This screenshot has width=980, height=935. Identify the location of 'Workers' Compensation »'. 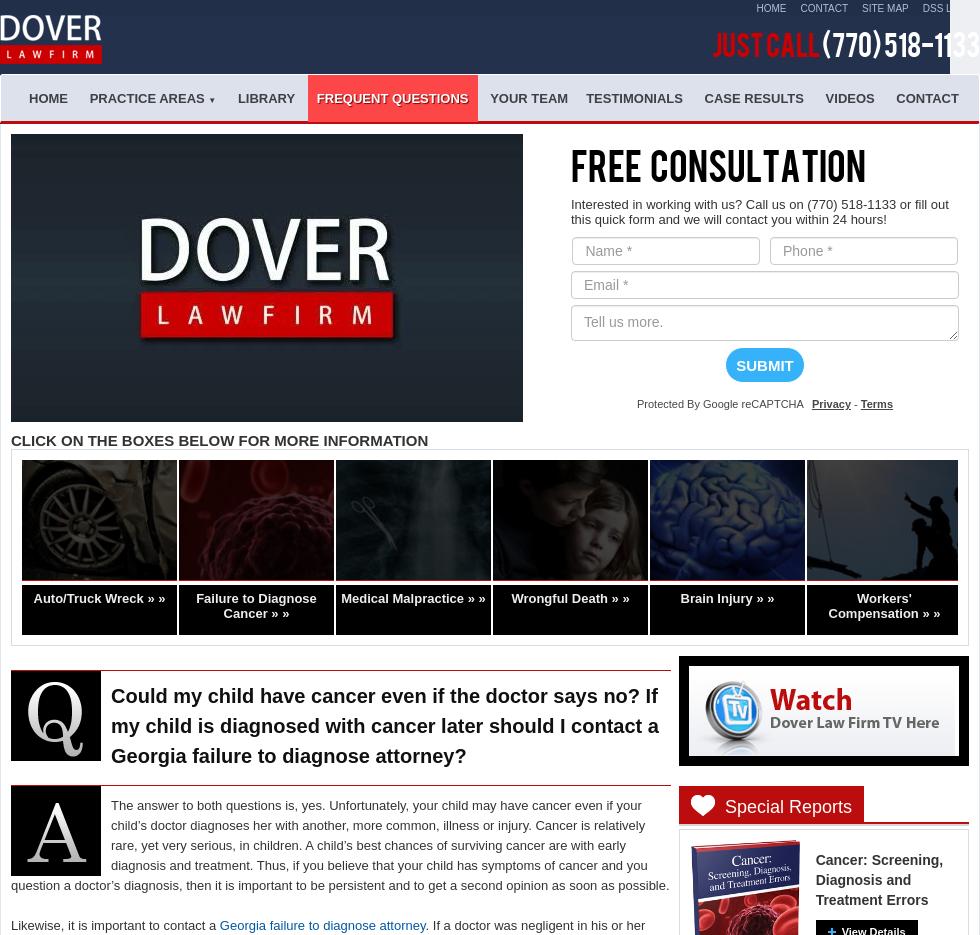
(878, 604).